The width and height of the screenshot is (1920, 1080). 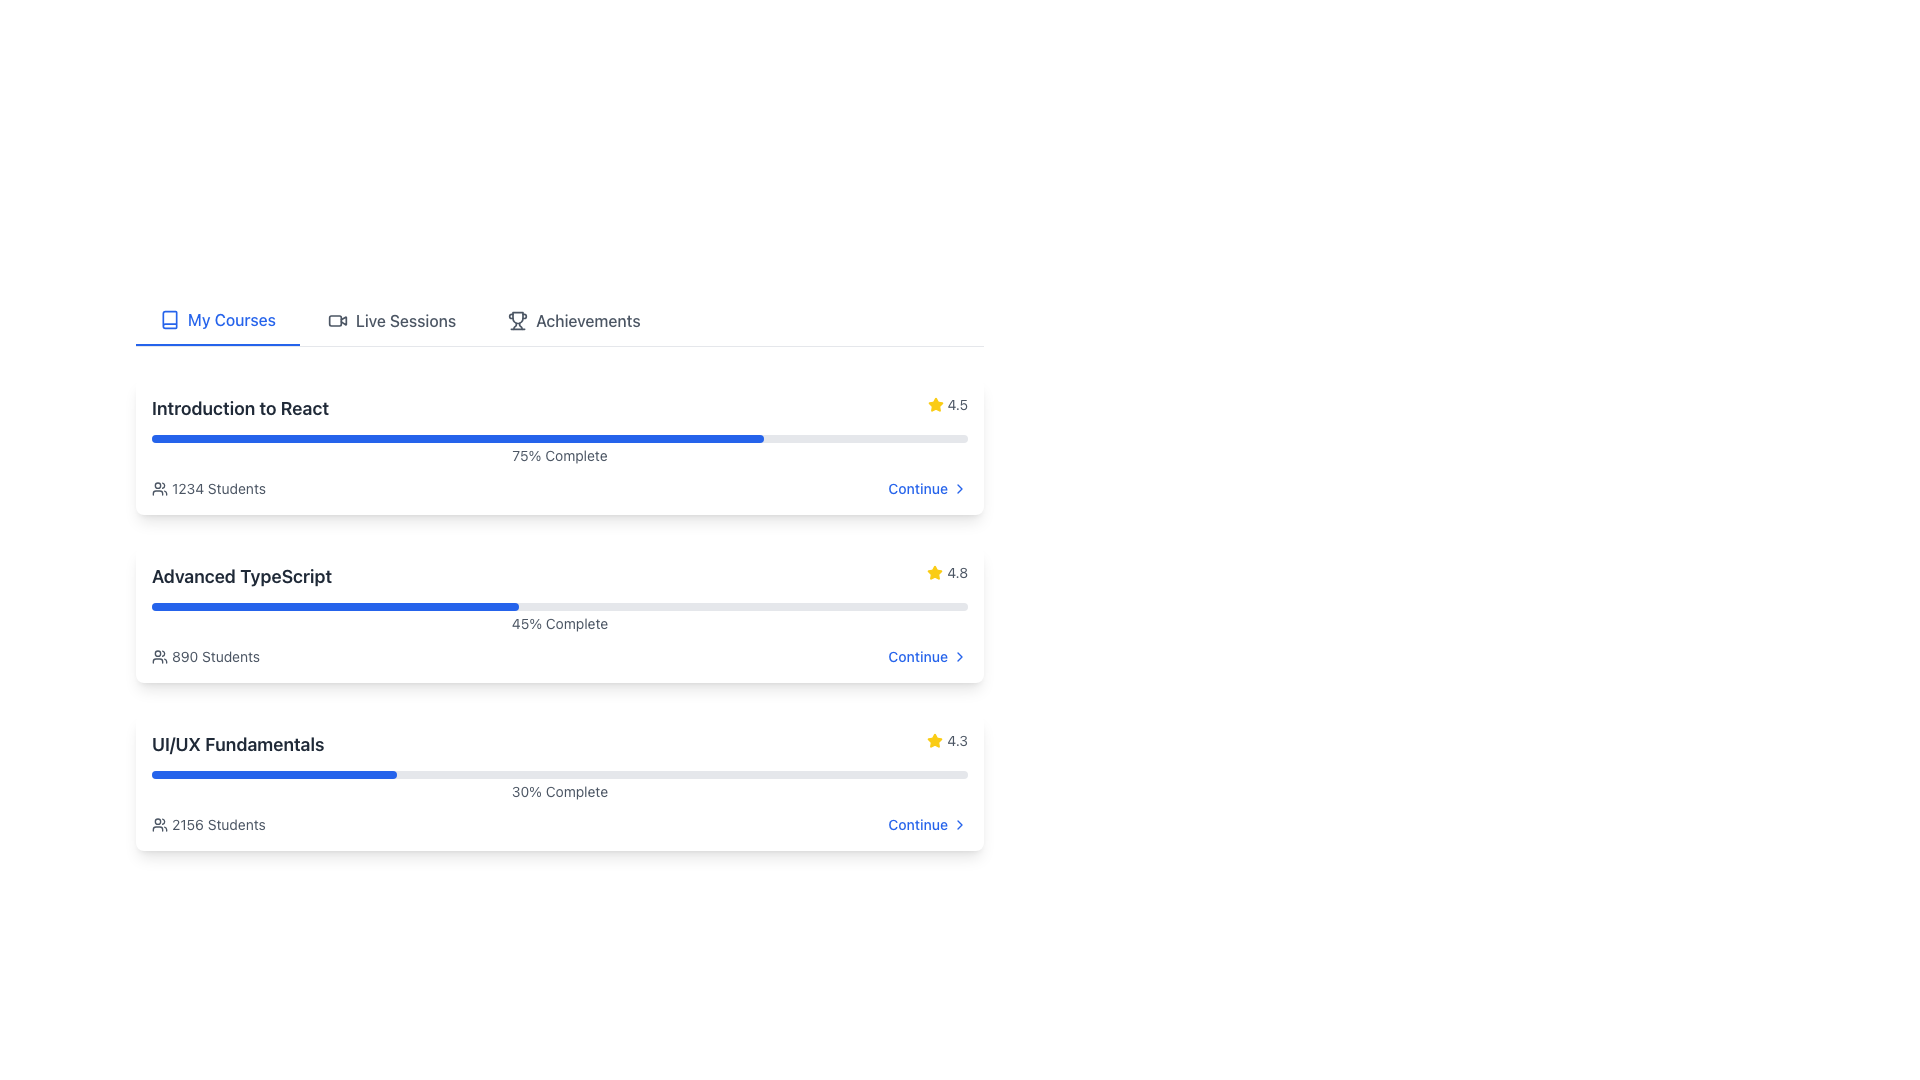 What do you see at coordinates (956, 740) in the screenshot?
I see `text label displaying the value '4.3', which is styled in small gray characters and located next to the yellow star icon at the bottom right of the 'UI/UX Fundamentals' course card` at bounding box center [956, 740].